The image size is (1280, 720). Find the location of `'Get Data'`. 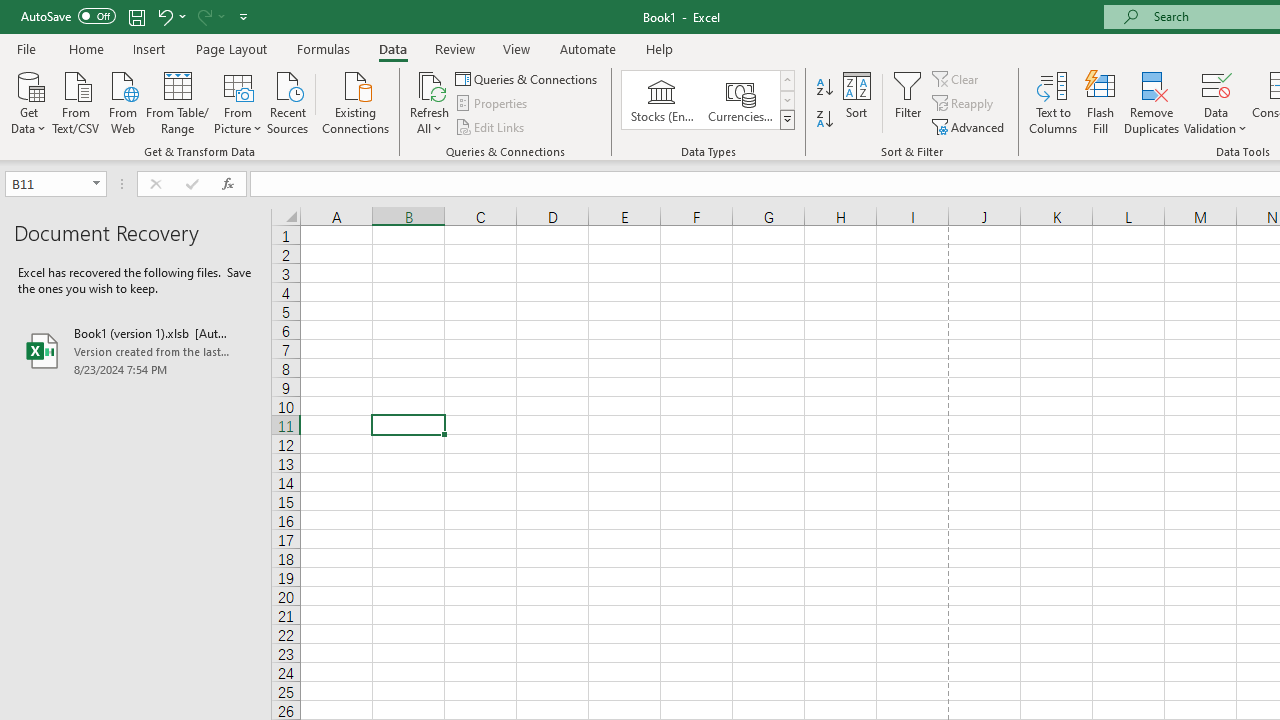

'Get Data' is located at coordinates (28, 101).